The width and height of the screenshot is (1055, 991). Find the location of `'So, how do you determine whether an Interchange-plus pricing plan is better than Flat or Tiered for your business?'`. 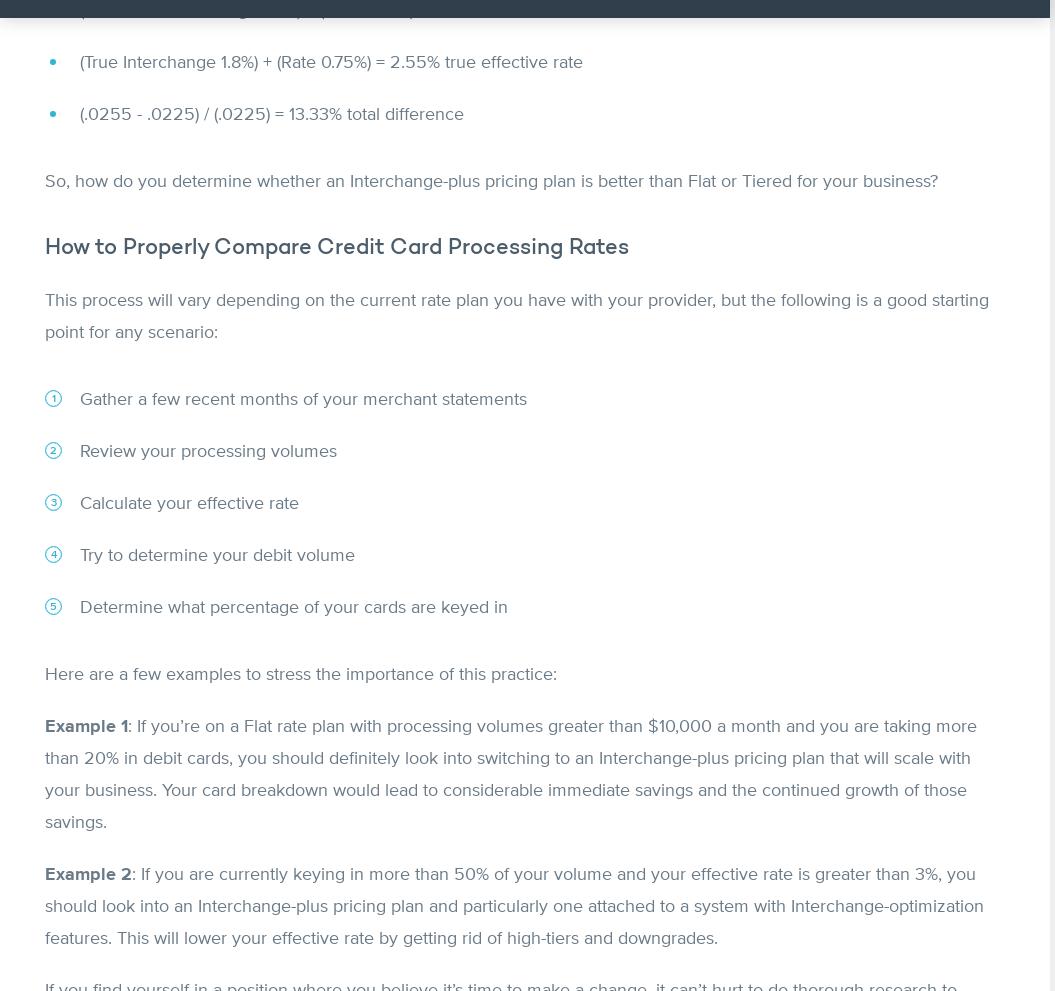

'So, how do you determine whether an Interchange-plus pricing plan is better than Flat or Tiered for your business?' is located at coordinates (45, 180).